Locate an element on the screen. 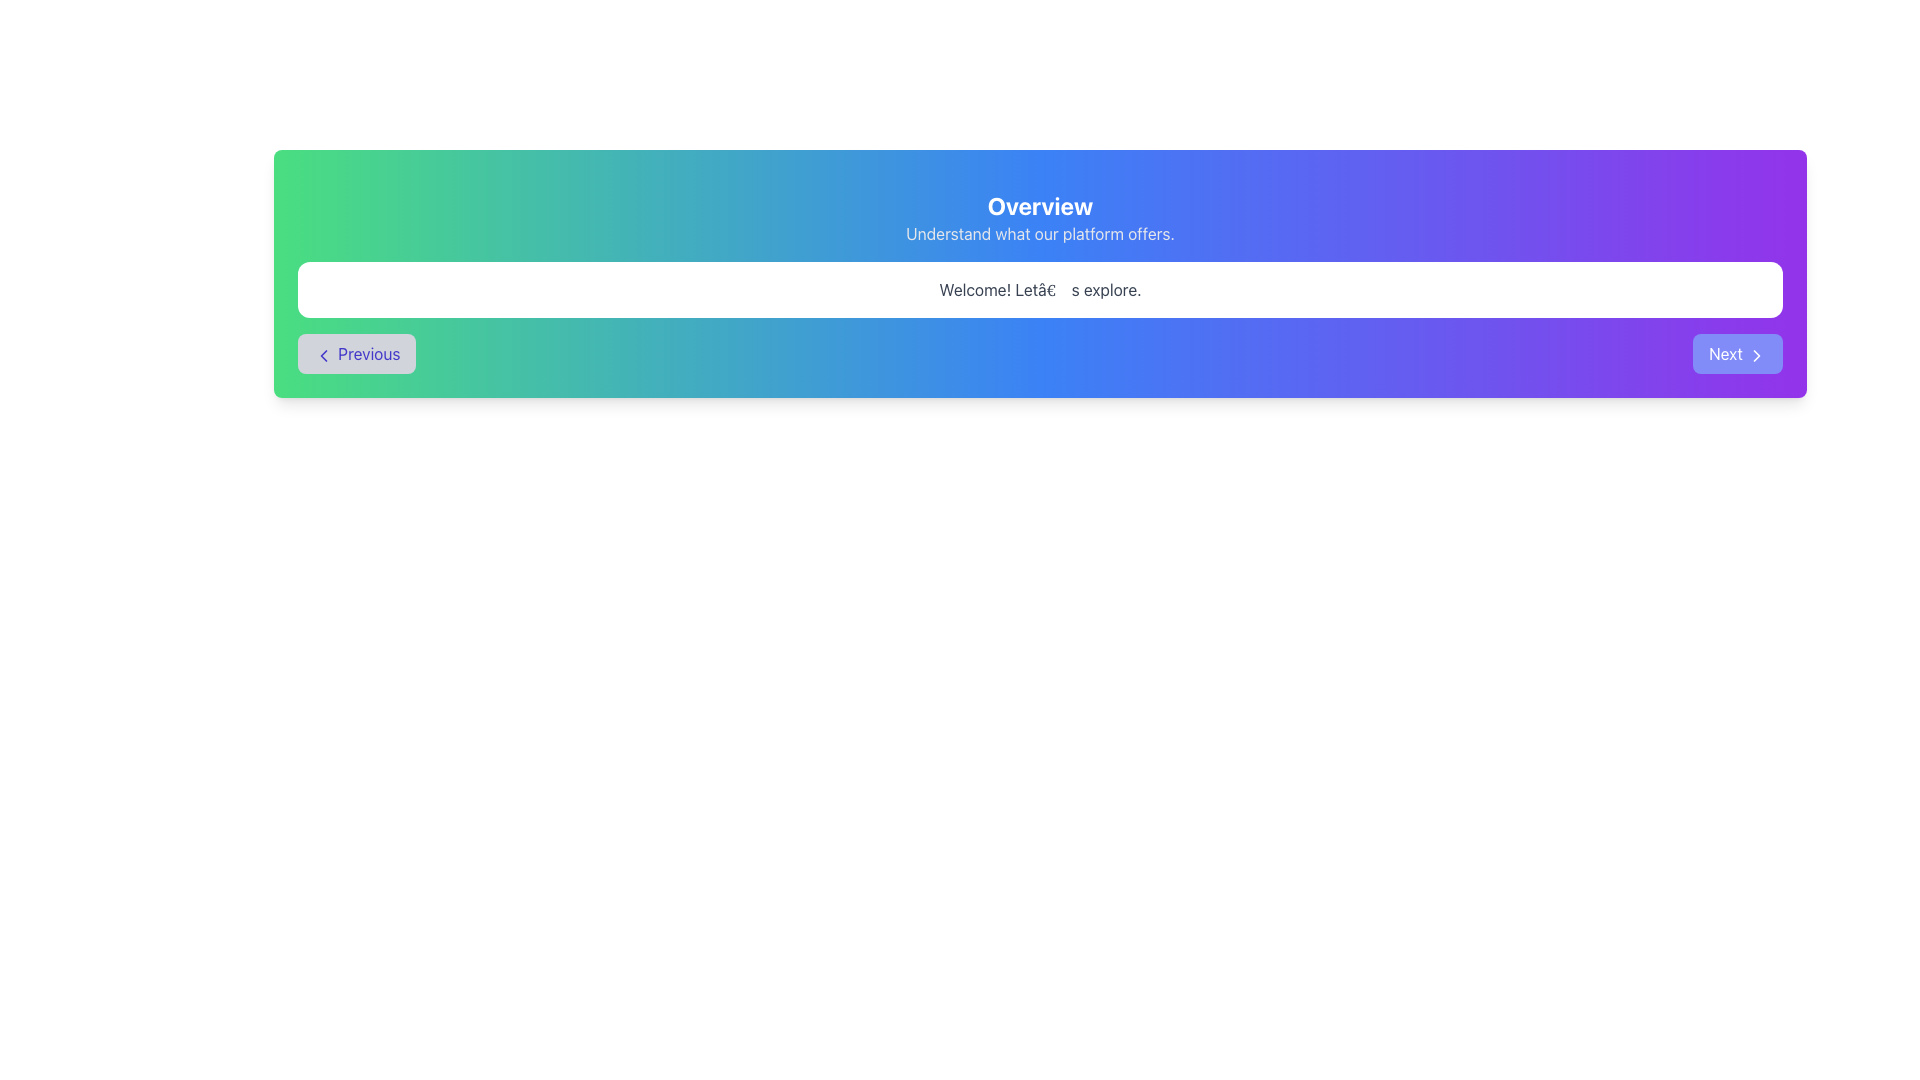 The width and height of the screenshot is (1920, 1080). the Static Text Box that contains the text 'Welcome! Let’s explore.' which has a white background and is located beneath the title and subtitle is located at coordinates (1040, 289).